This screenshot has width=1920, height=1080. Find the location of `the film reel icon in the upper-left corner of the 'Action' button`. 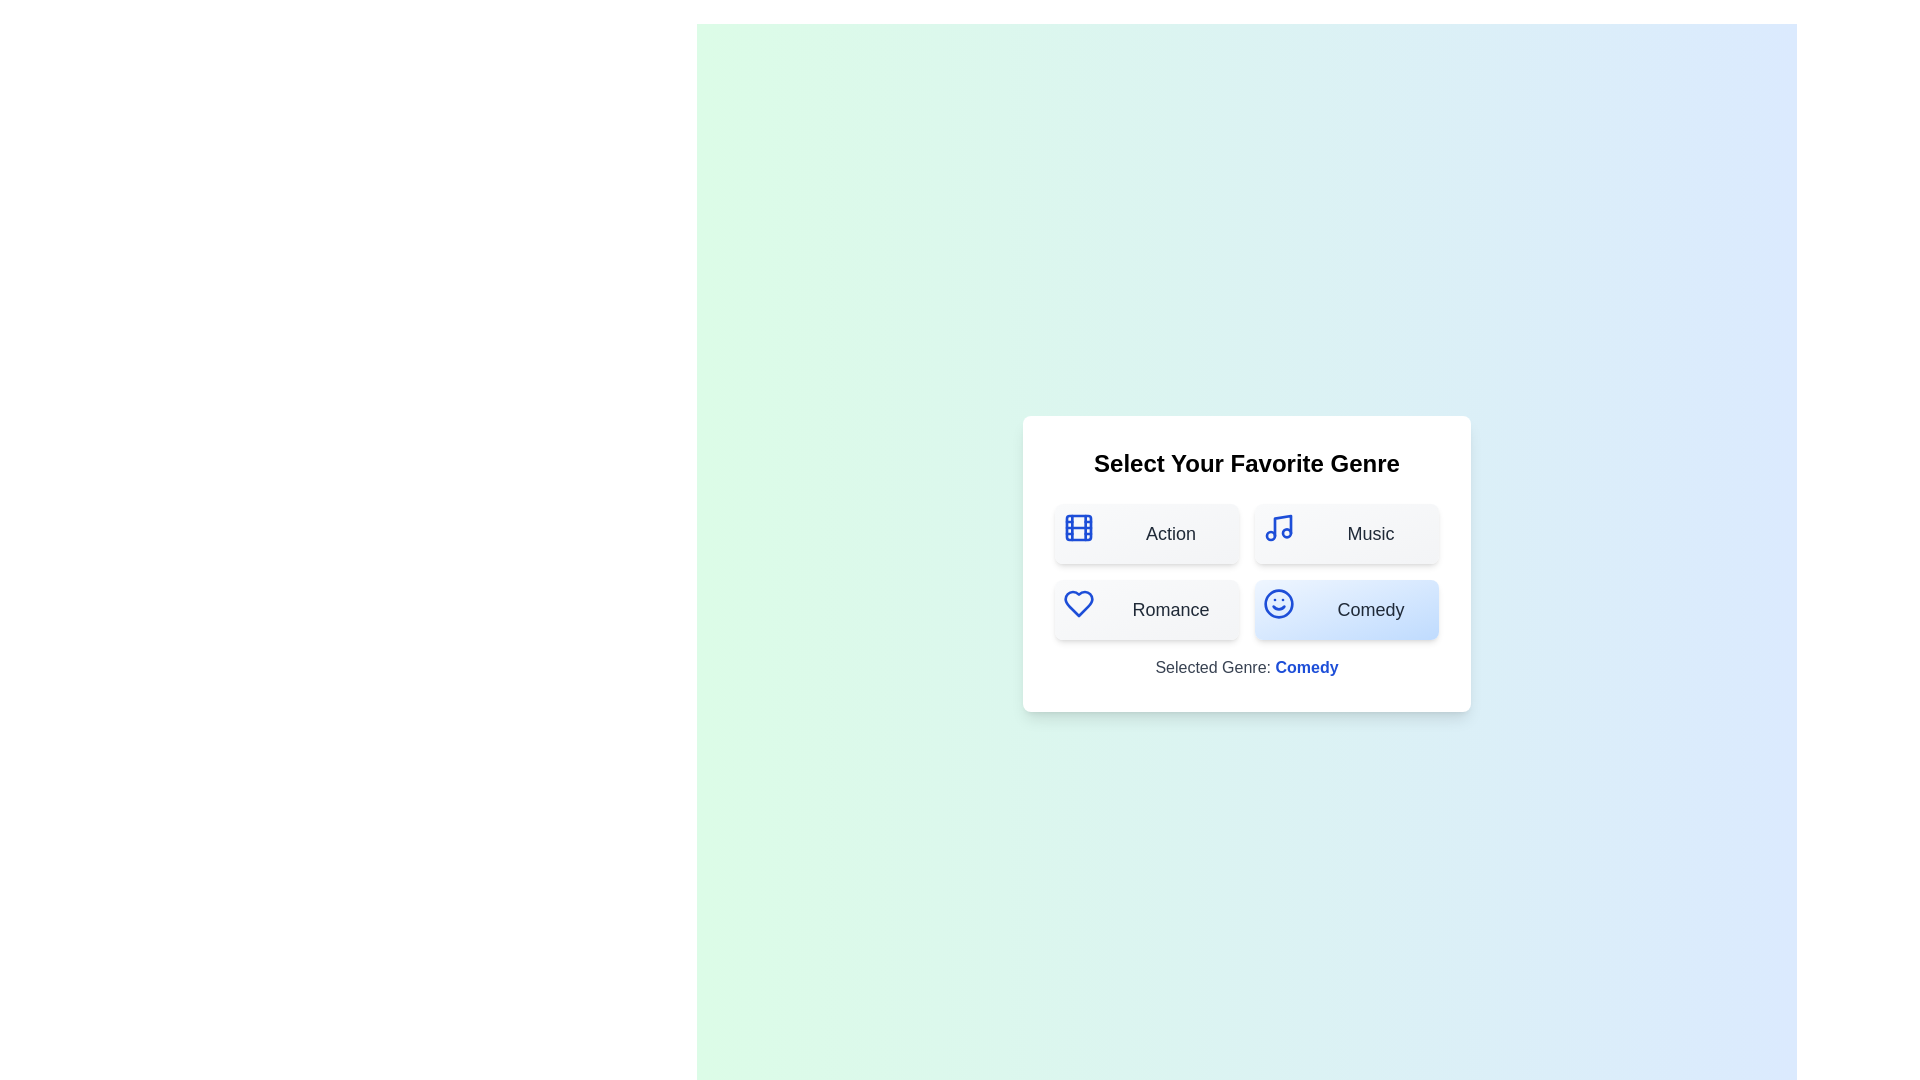

the film reel icon in the upper-left corner of the 'Action' button is located at coordinates (1078, 527).